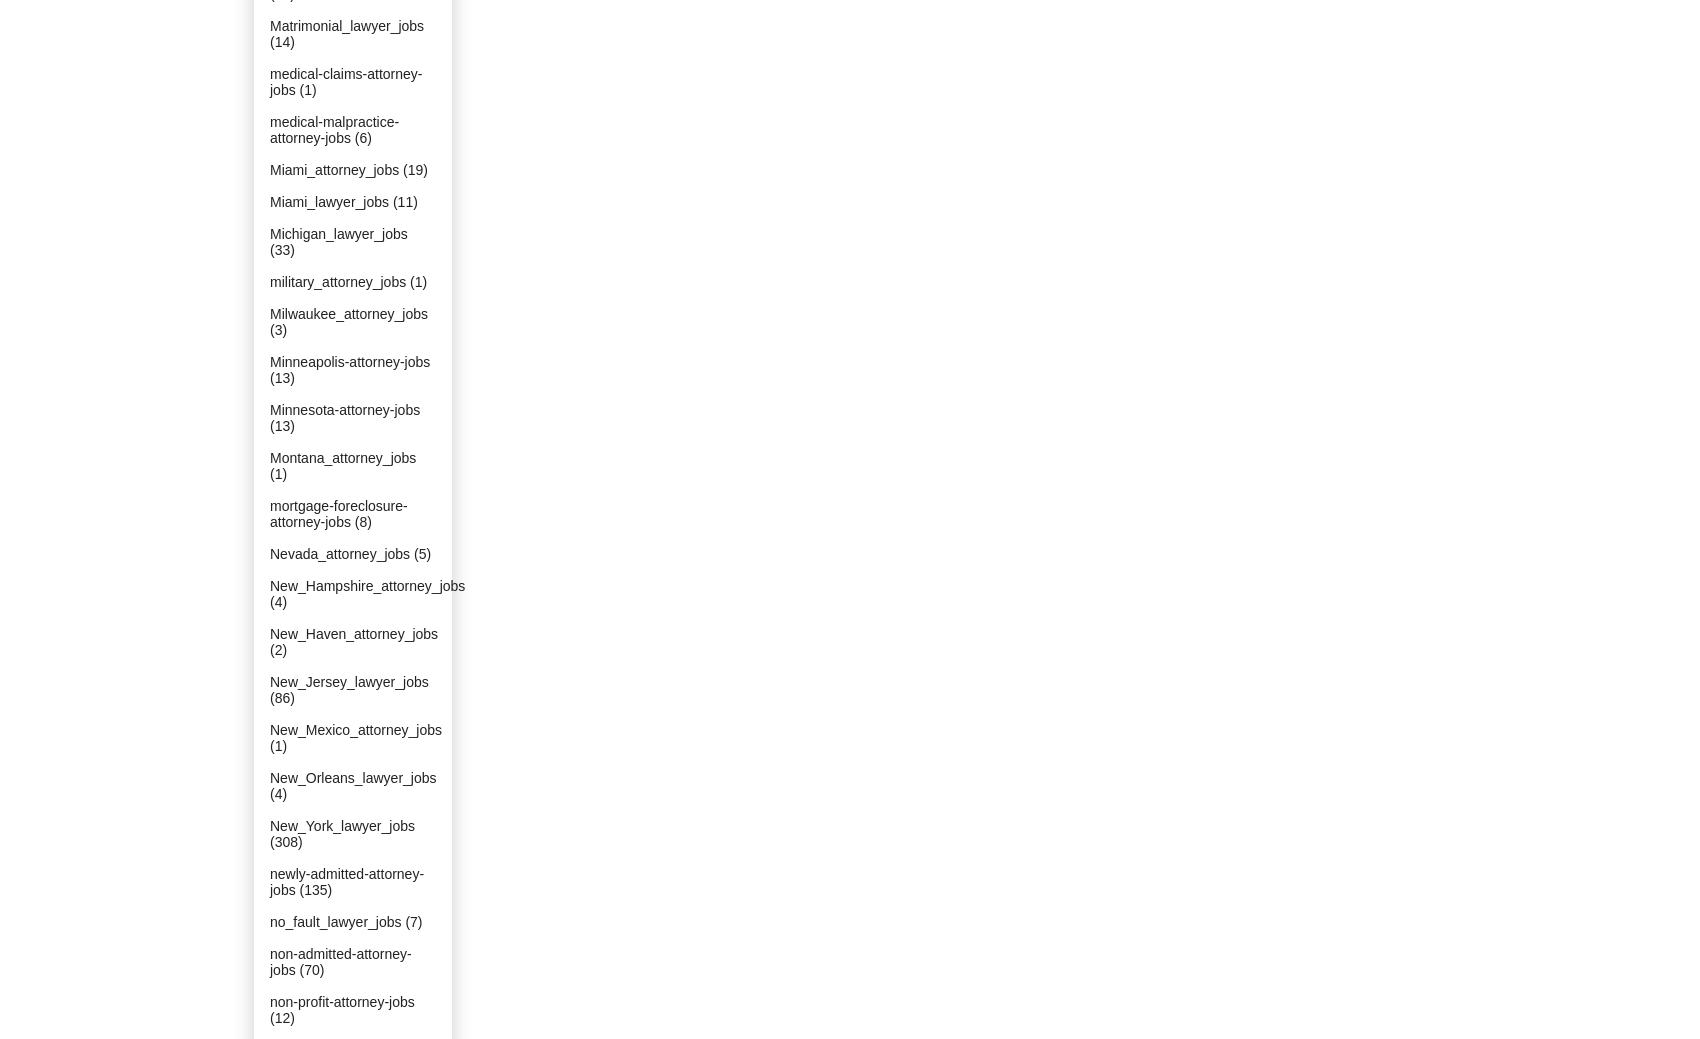 This screenshot has width=1700, height=1039. What do you see at coordinates (334, 922) in the screenshot?
I see `'no_fault_lawyer_jobs'` at bounding box center [334, 922].